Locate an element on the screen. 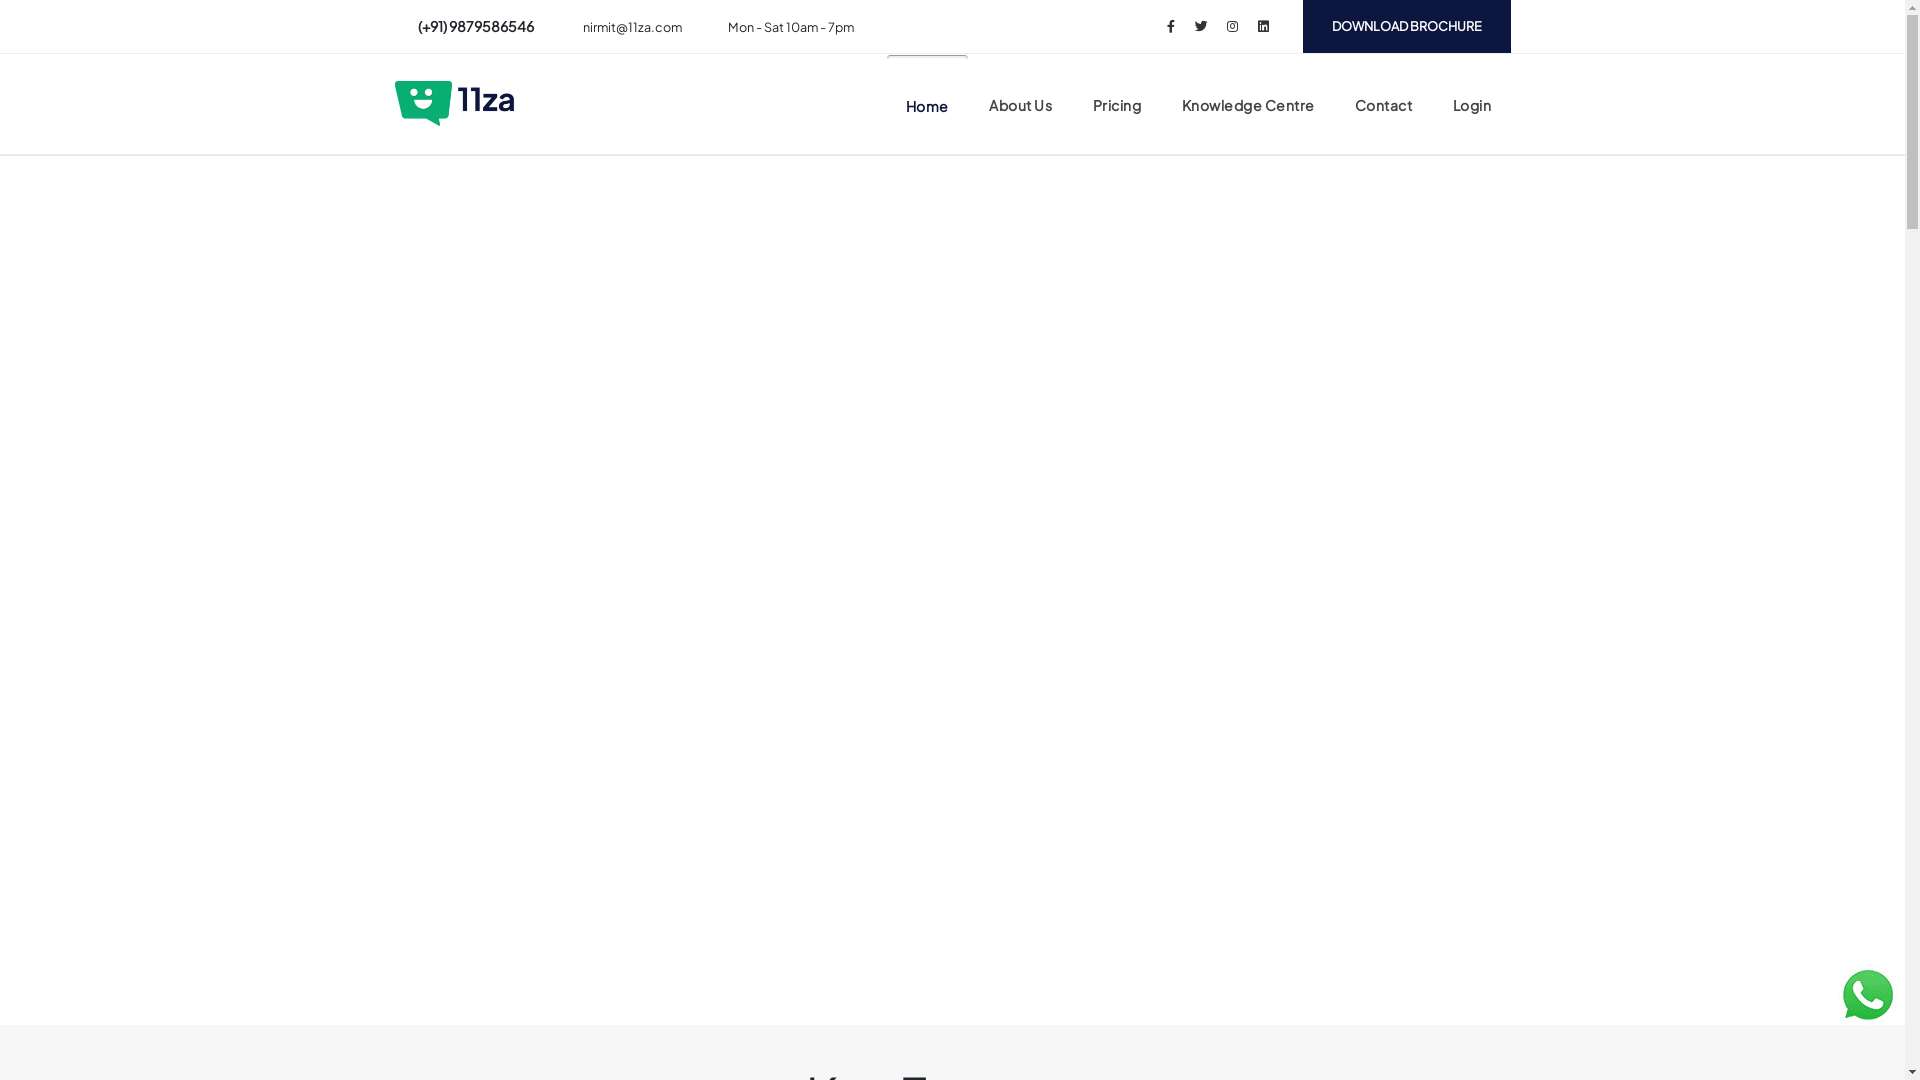 The width and height of the screenshot is (1920, 1080). 'About Us' is located at coordinates (1020, 104).